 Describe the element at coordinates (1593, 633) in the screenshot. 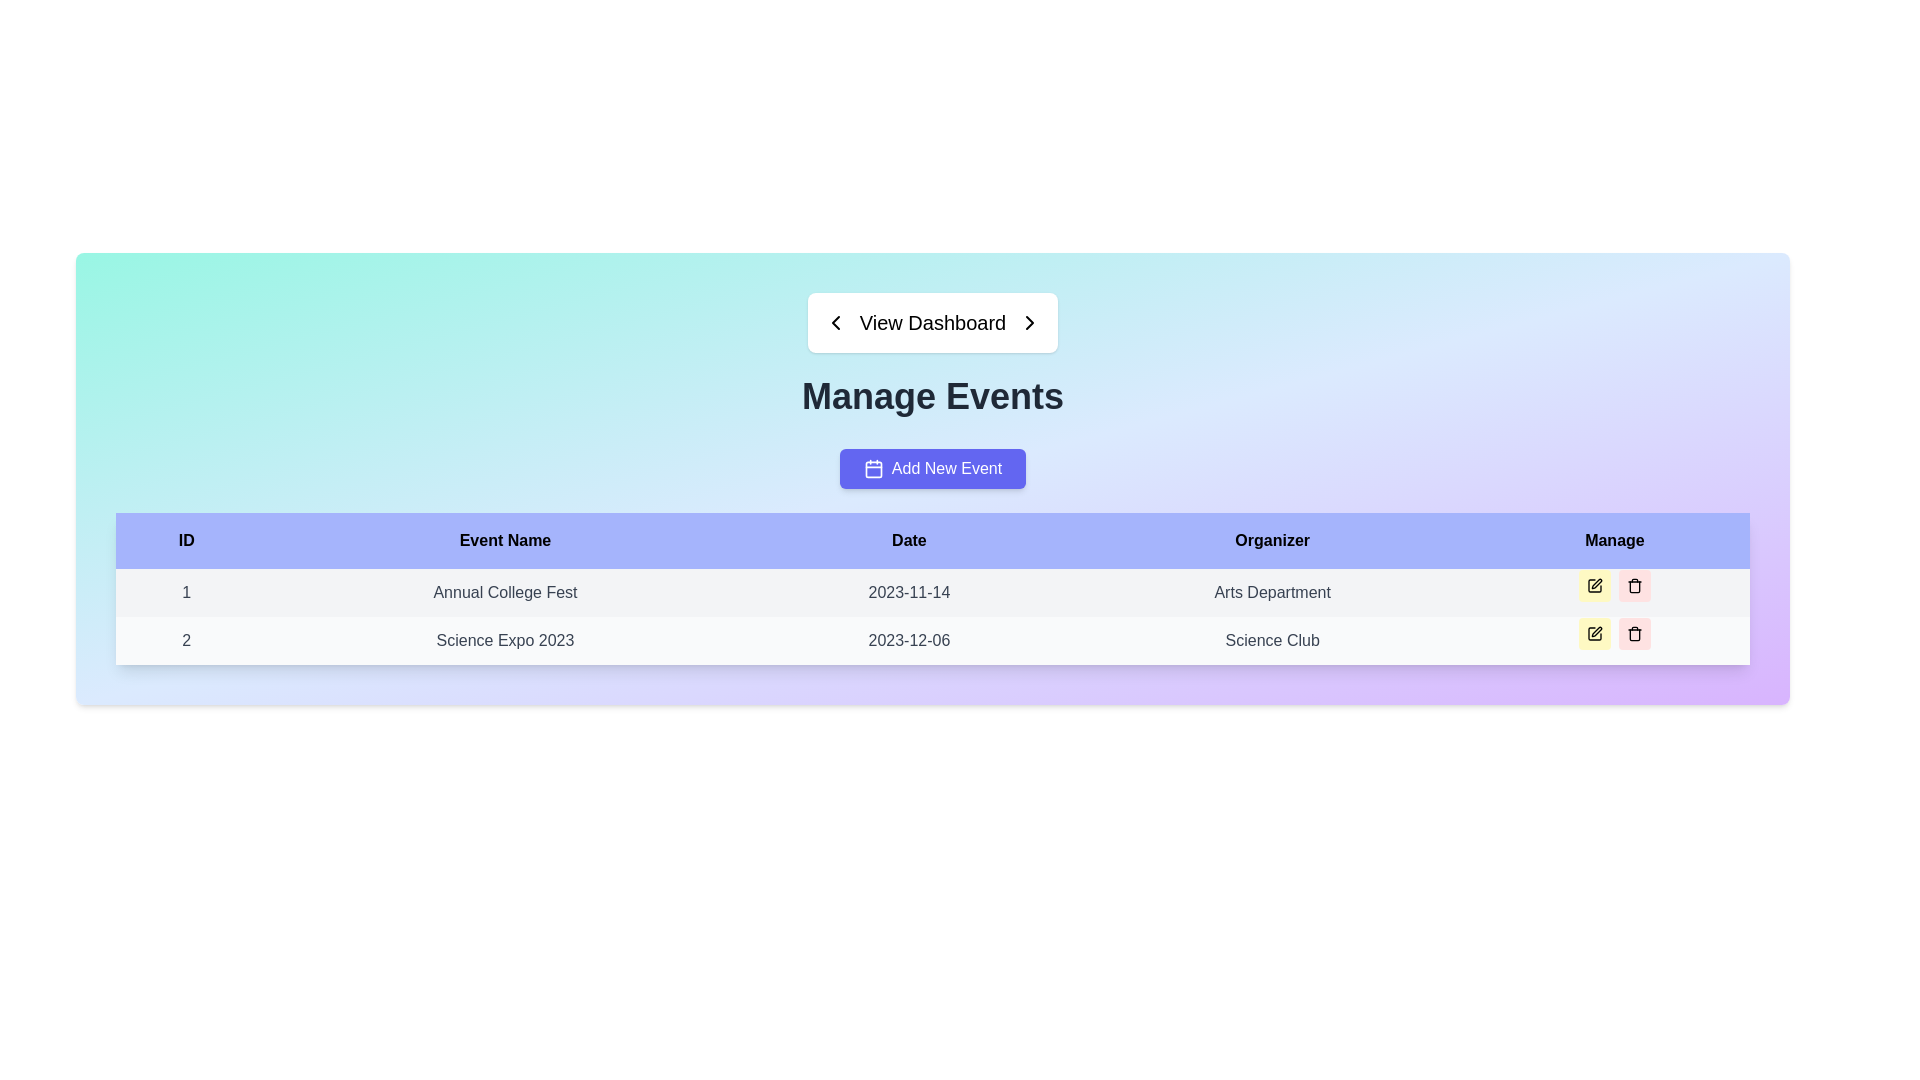

I see `the 'Edit' icon button located in the second row of the 'Manage' column` at that location.